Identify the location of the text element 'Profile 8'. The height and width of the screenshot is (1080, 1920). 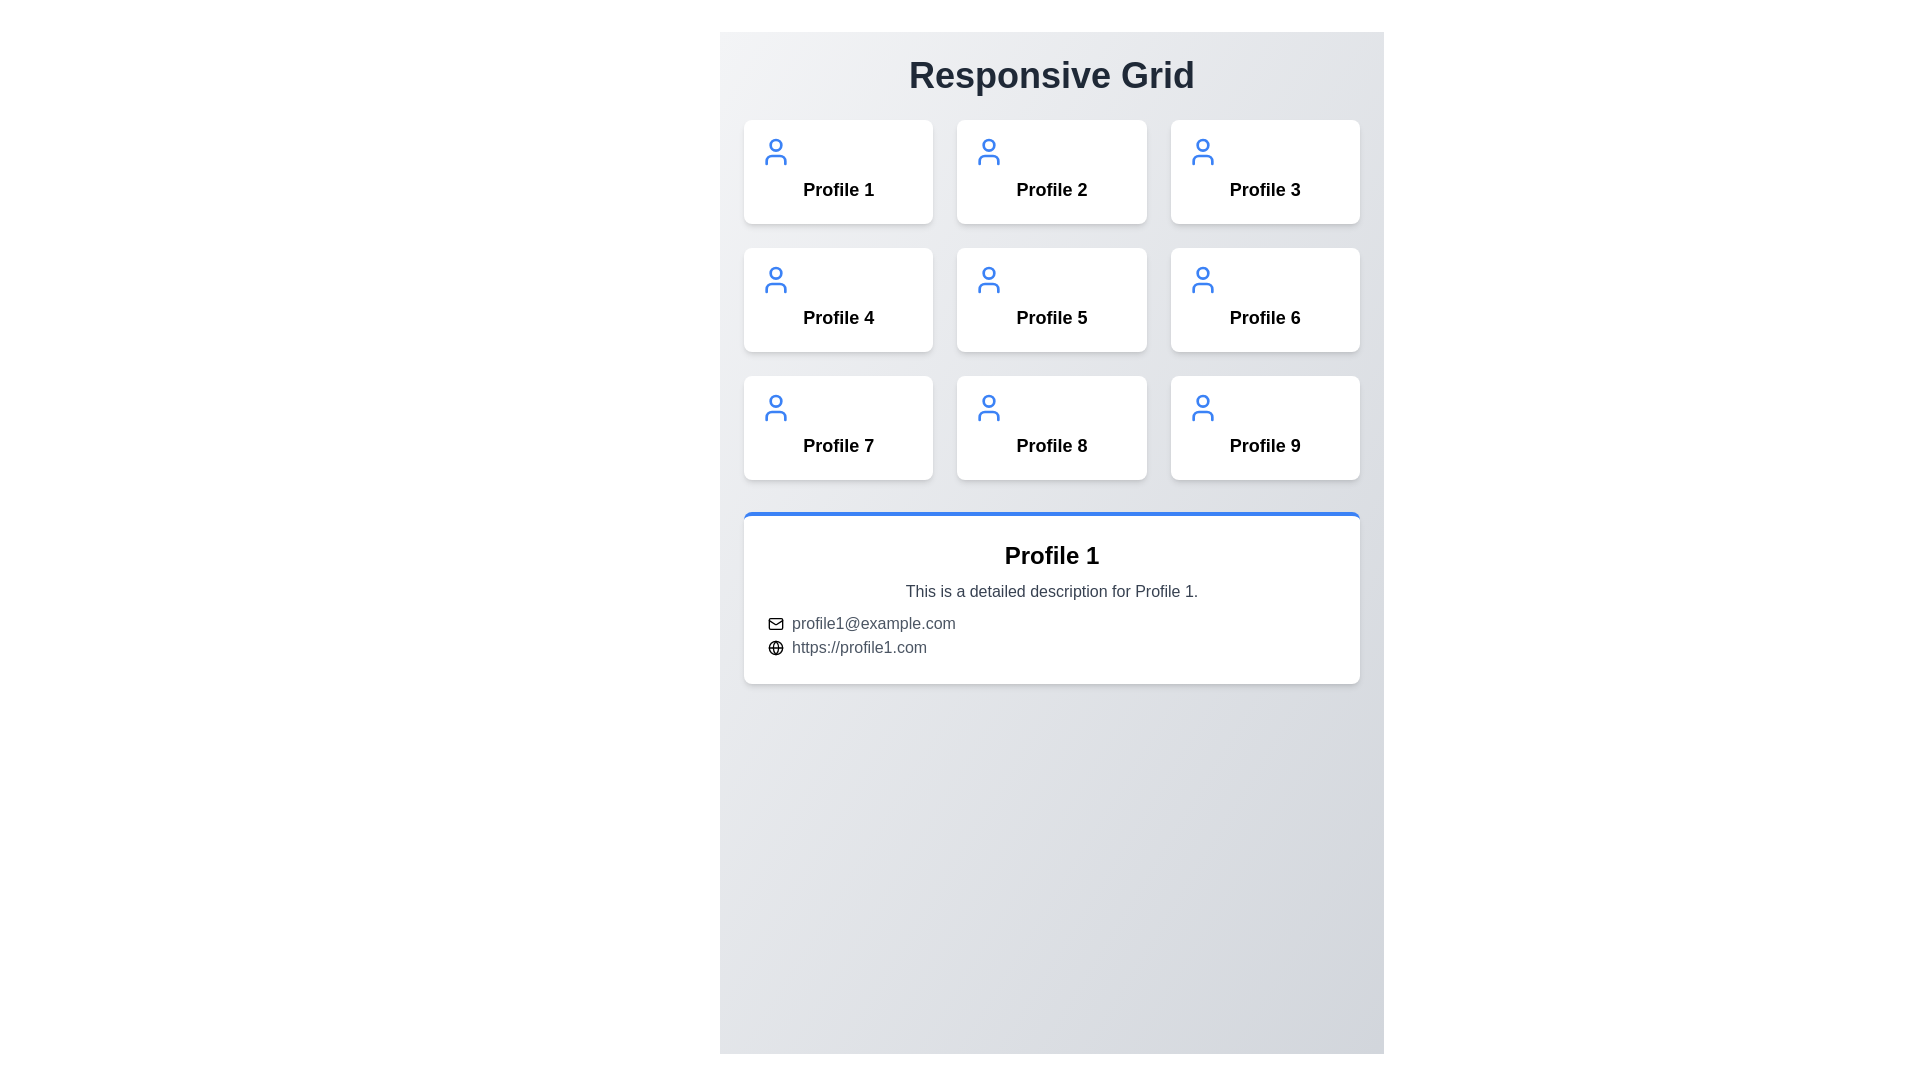
(1050, 445).